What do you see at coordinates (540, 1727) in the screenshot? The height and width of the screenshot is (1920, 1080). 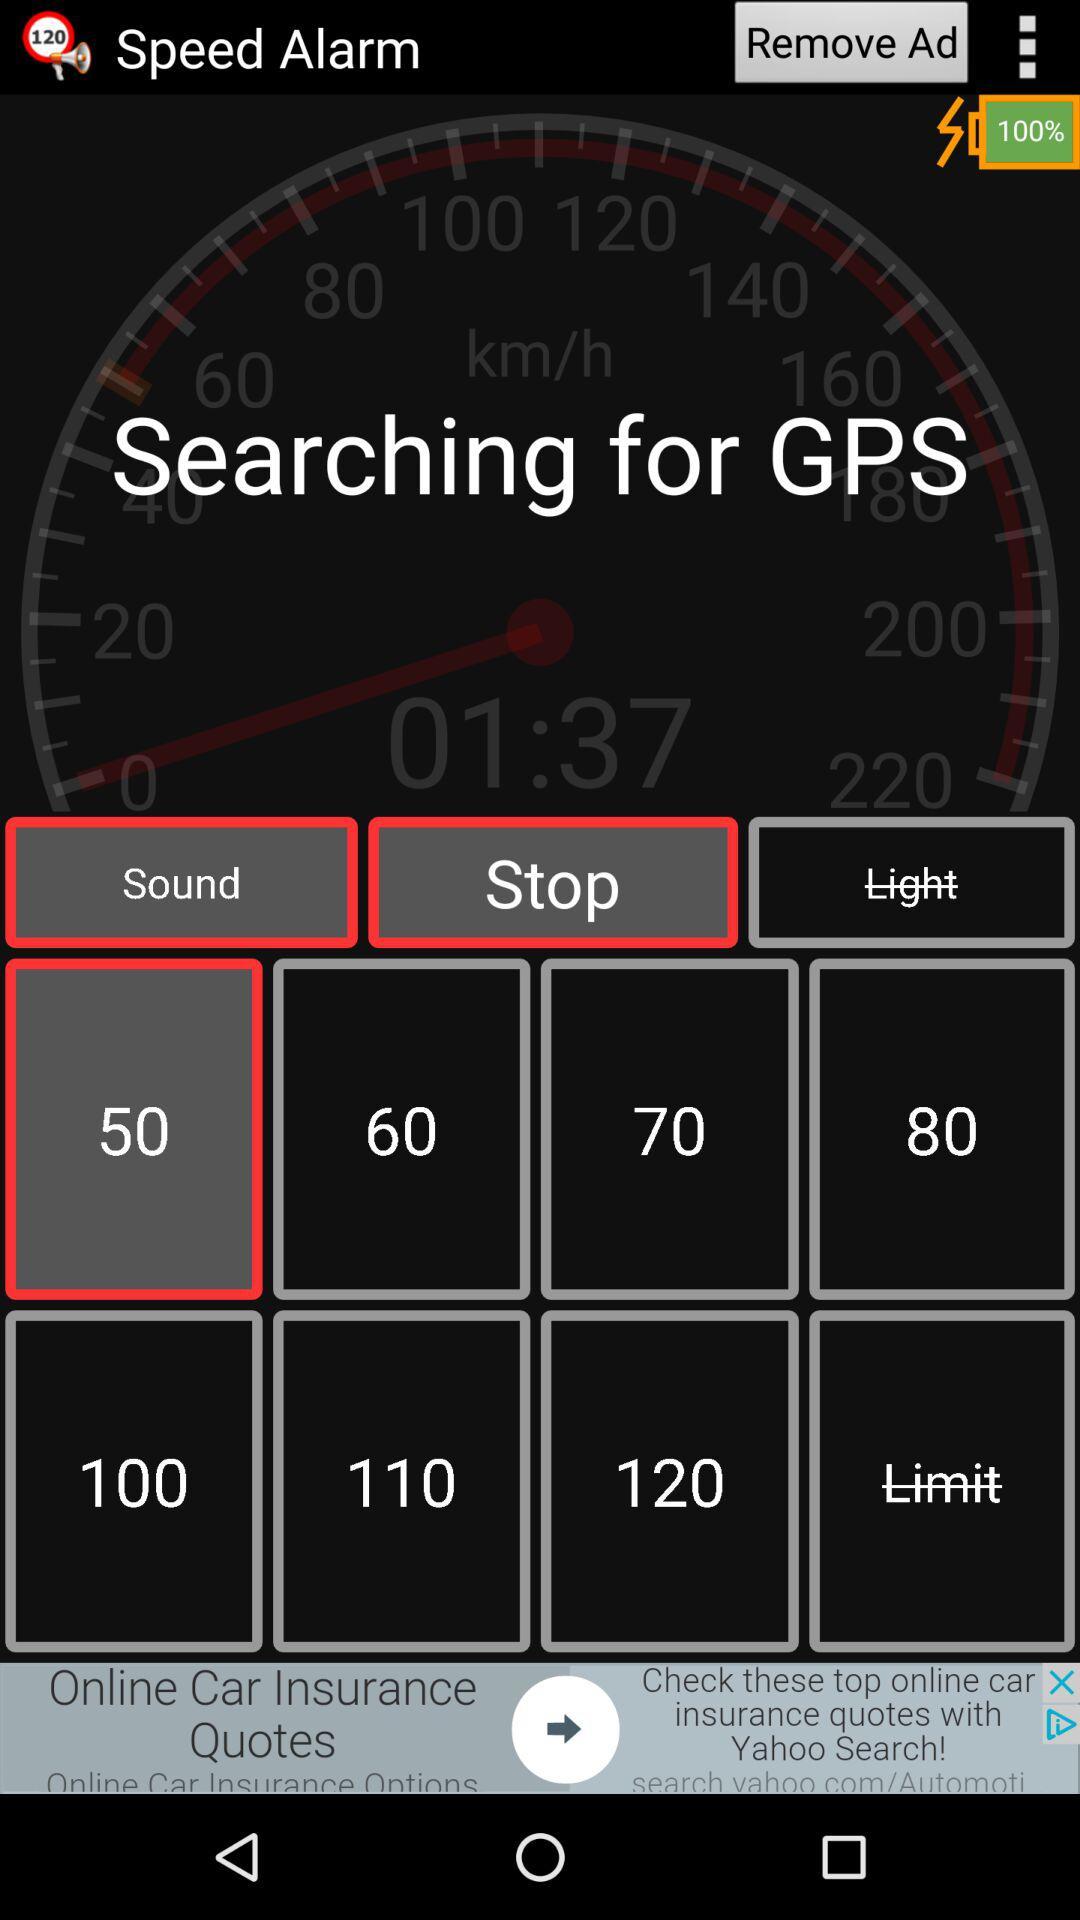 I see `open advertisement` at bounding box center [540, 1727].